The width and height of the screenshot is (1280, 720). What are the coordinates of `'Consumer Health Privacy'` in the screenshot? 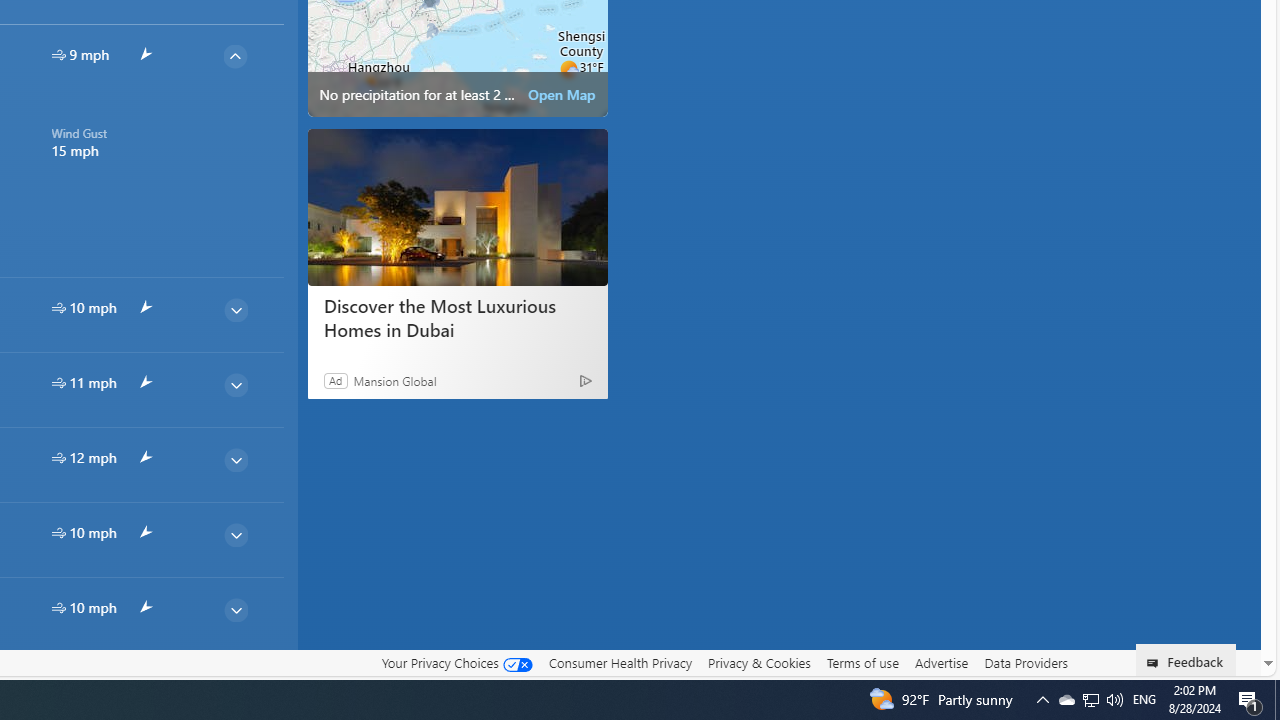 It's located at (619, 663).